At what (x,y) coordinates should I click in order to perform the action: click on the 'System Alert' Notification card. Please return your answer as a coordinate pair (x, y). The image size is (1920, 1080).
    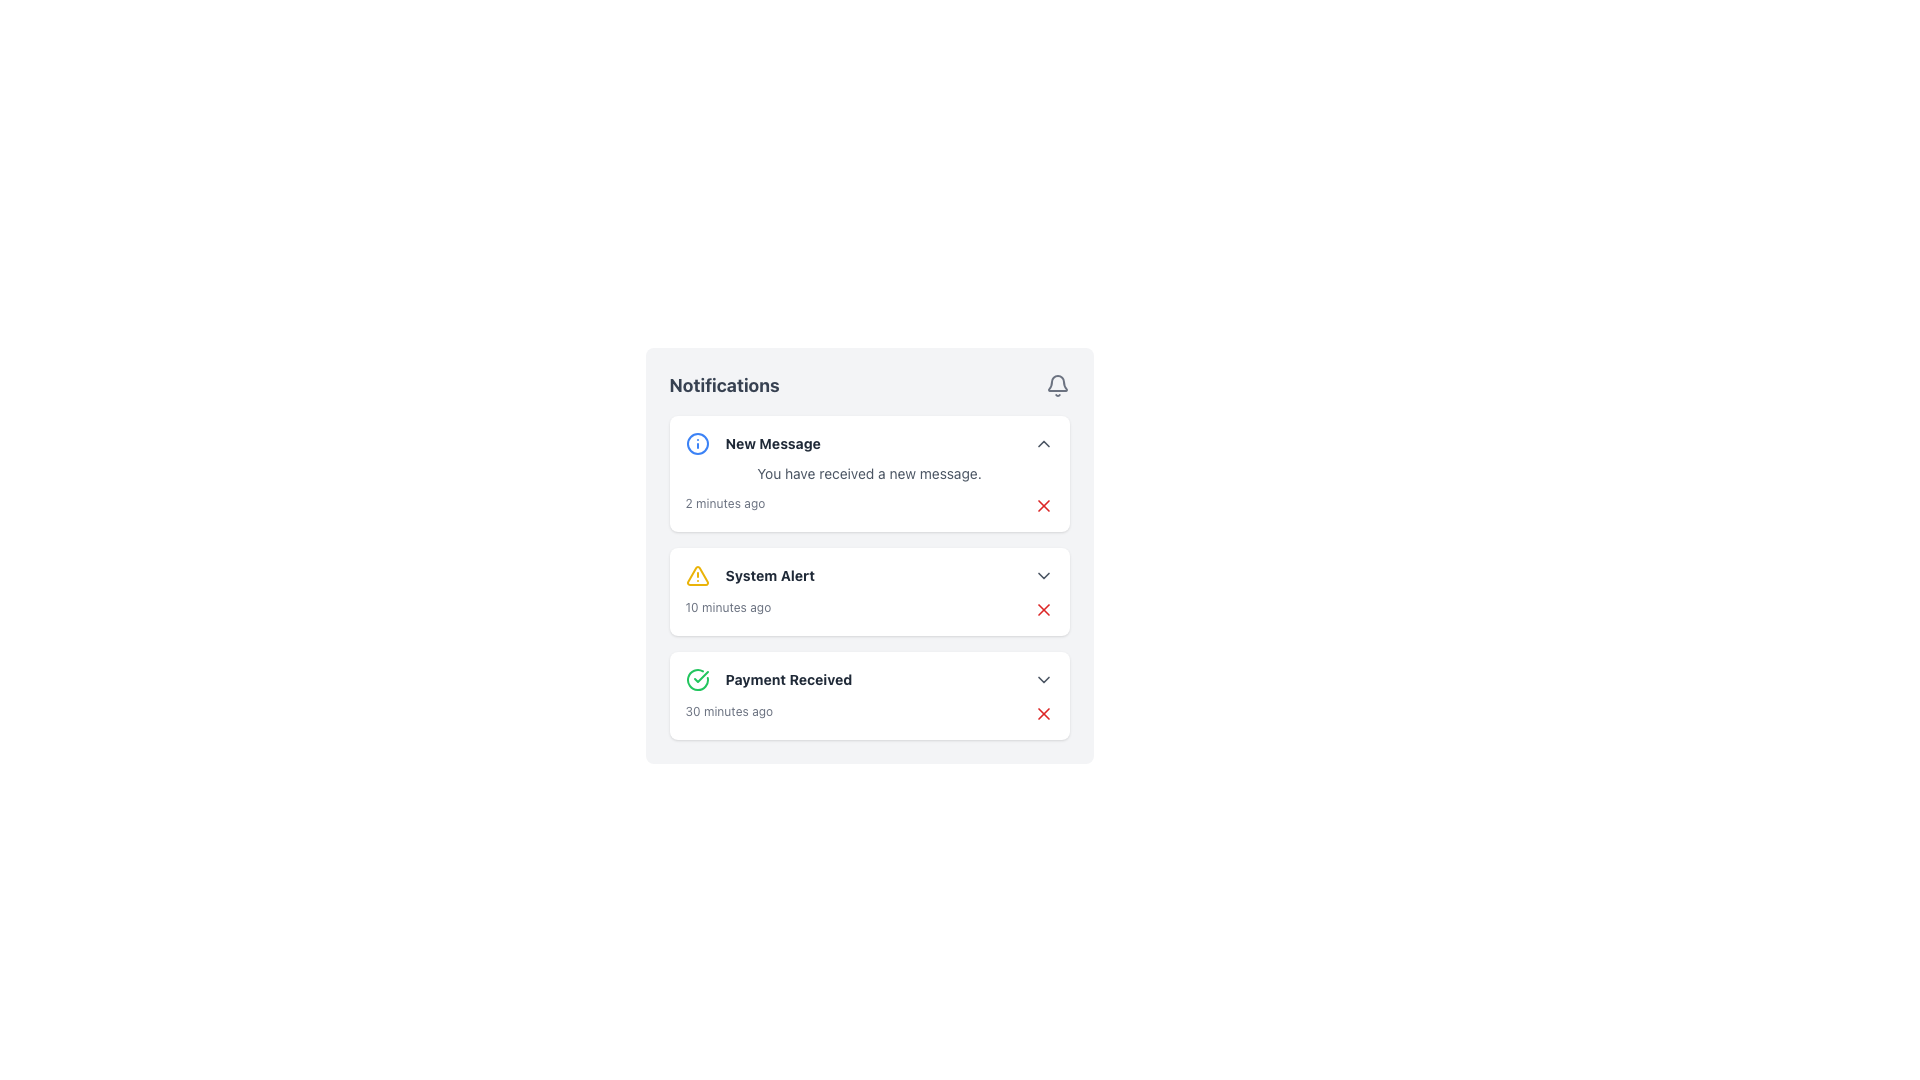
    Looking at the image, I should click on (869, 555).